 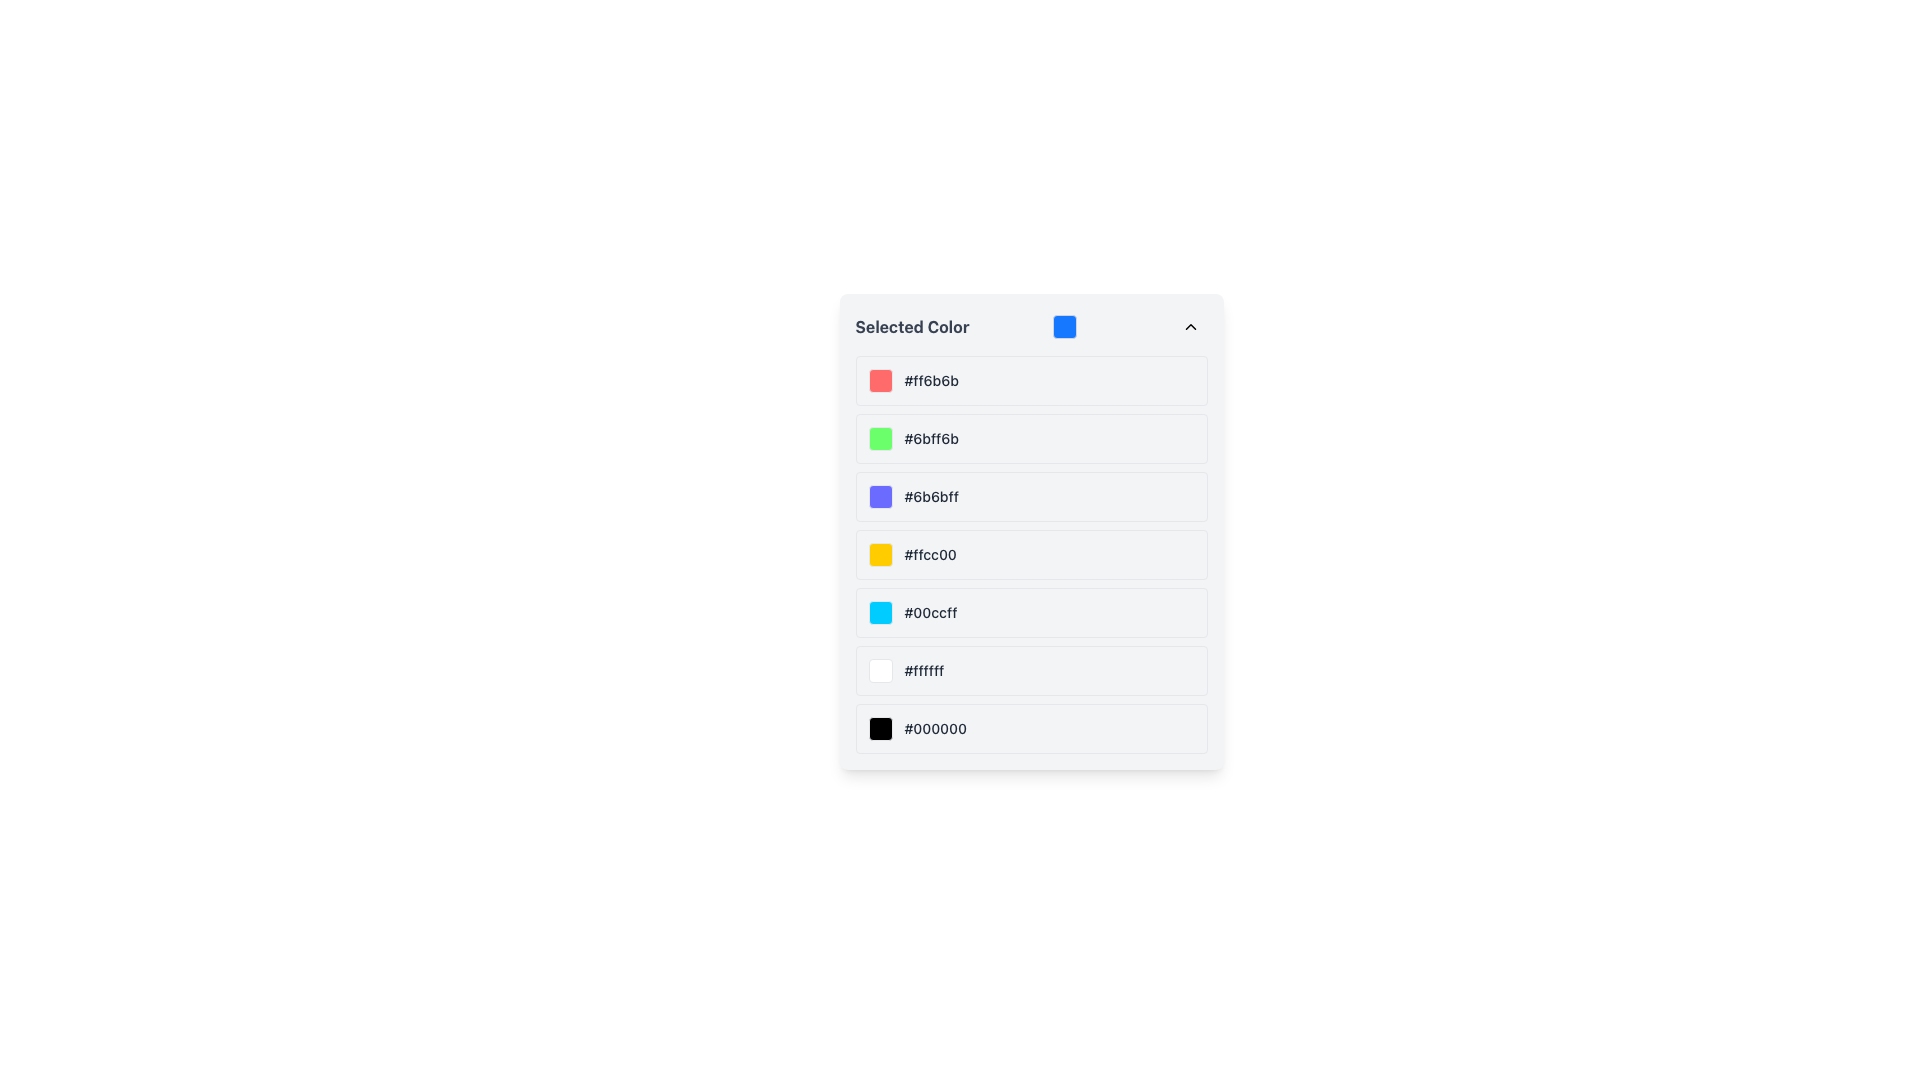 What do you see at coordinates (1031, 671) in the screenshot?
I see `the selectable color option representing white (#ffffff) in the sixth position of the 'Selected Color' list` at bounding box center [1031, 671].